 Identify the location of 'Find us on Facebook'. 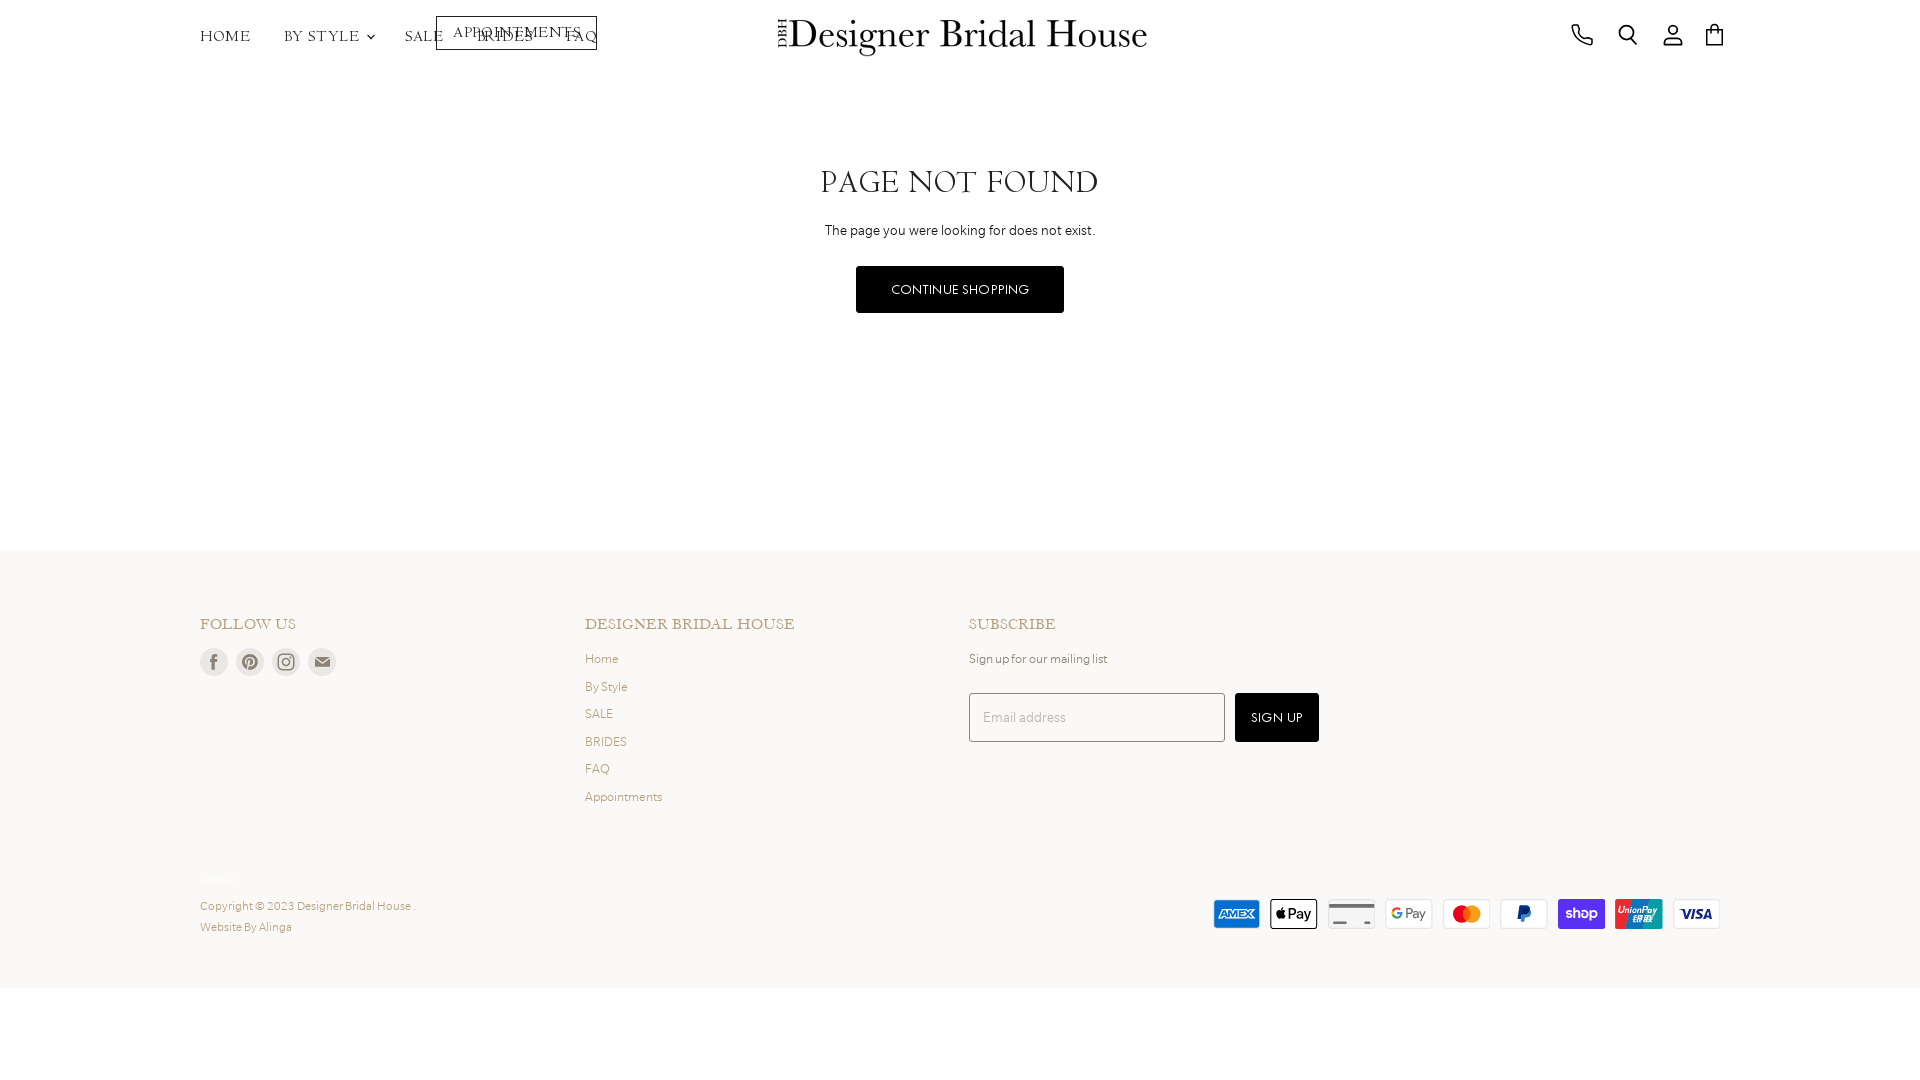
(214, 662).